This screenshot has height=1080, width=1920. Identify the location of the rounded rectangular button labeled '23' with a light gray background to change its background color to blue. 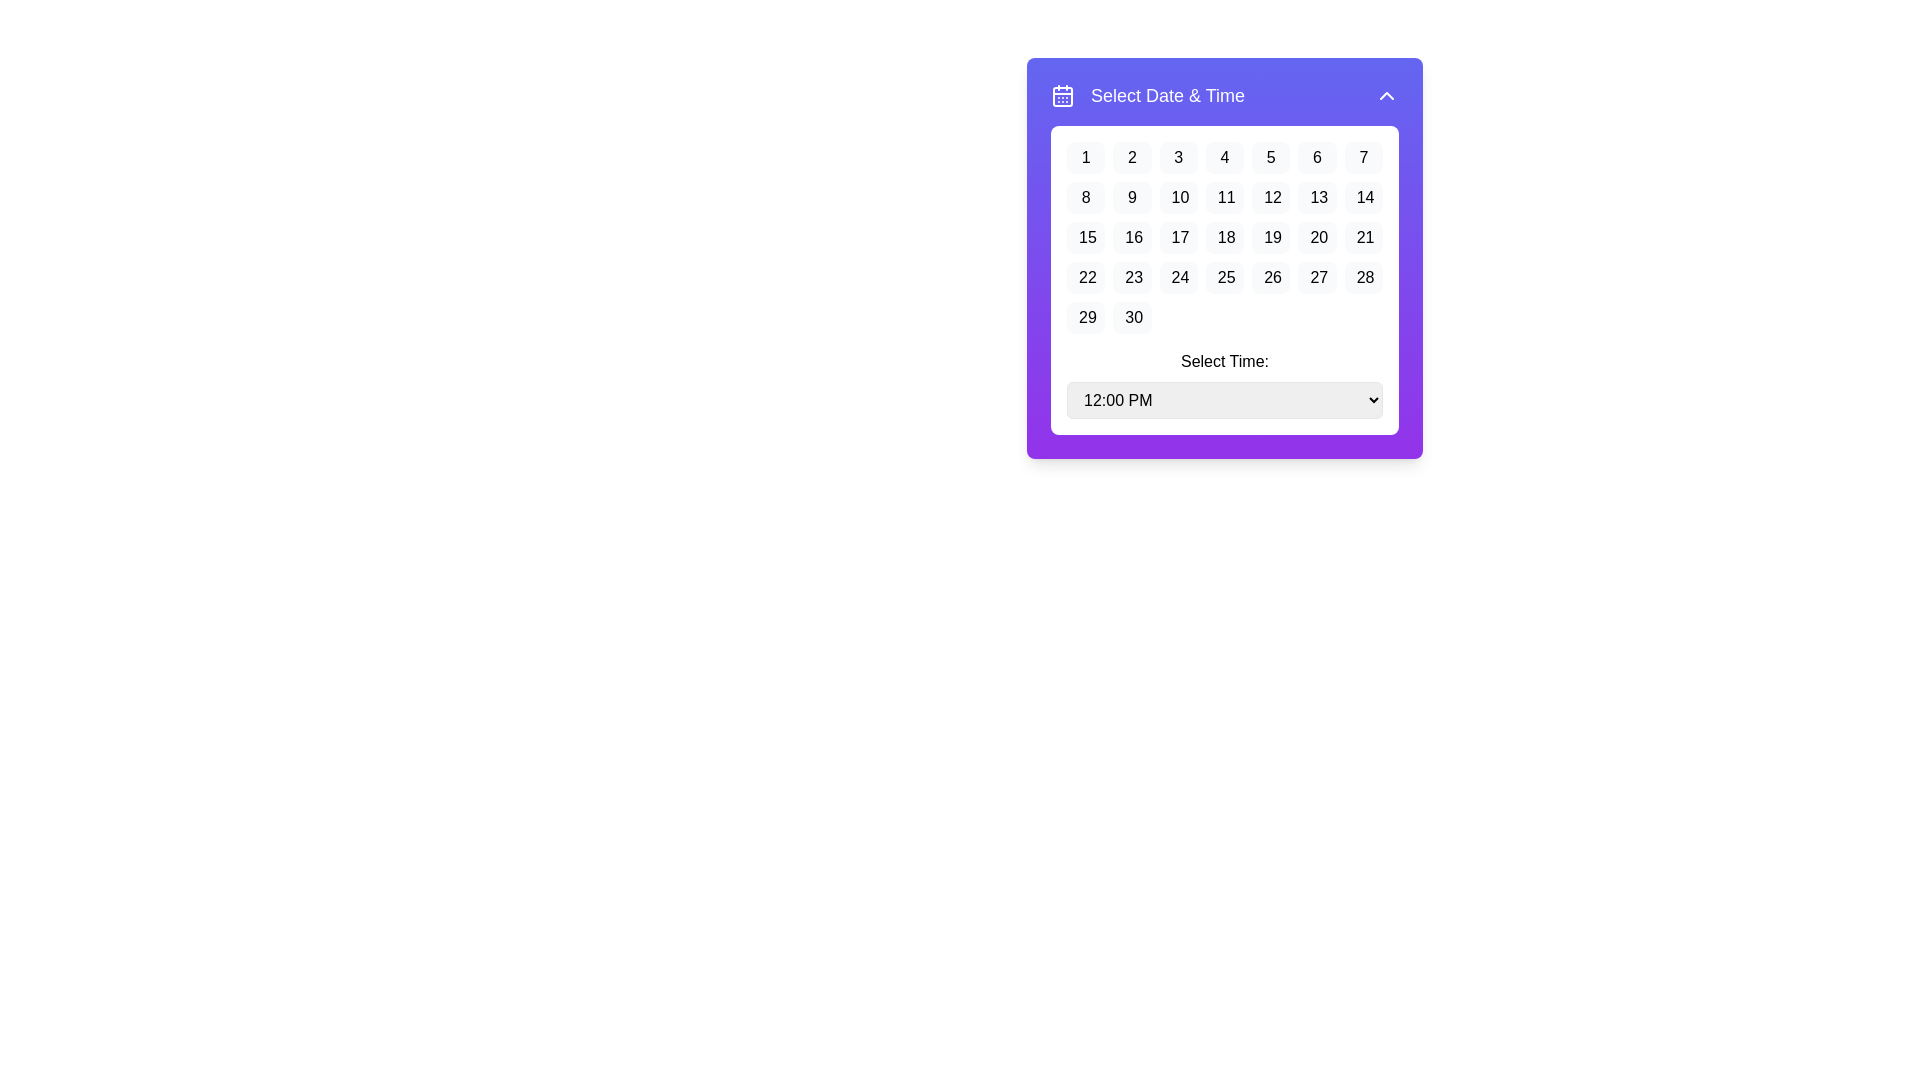
(1132, 277).